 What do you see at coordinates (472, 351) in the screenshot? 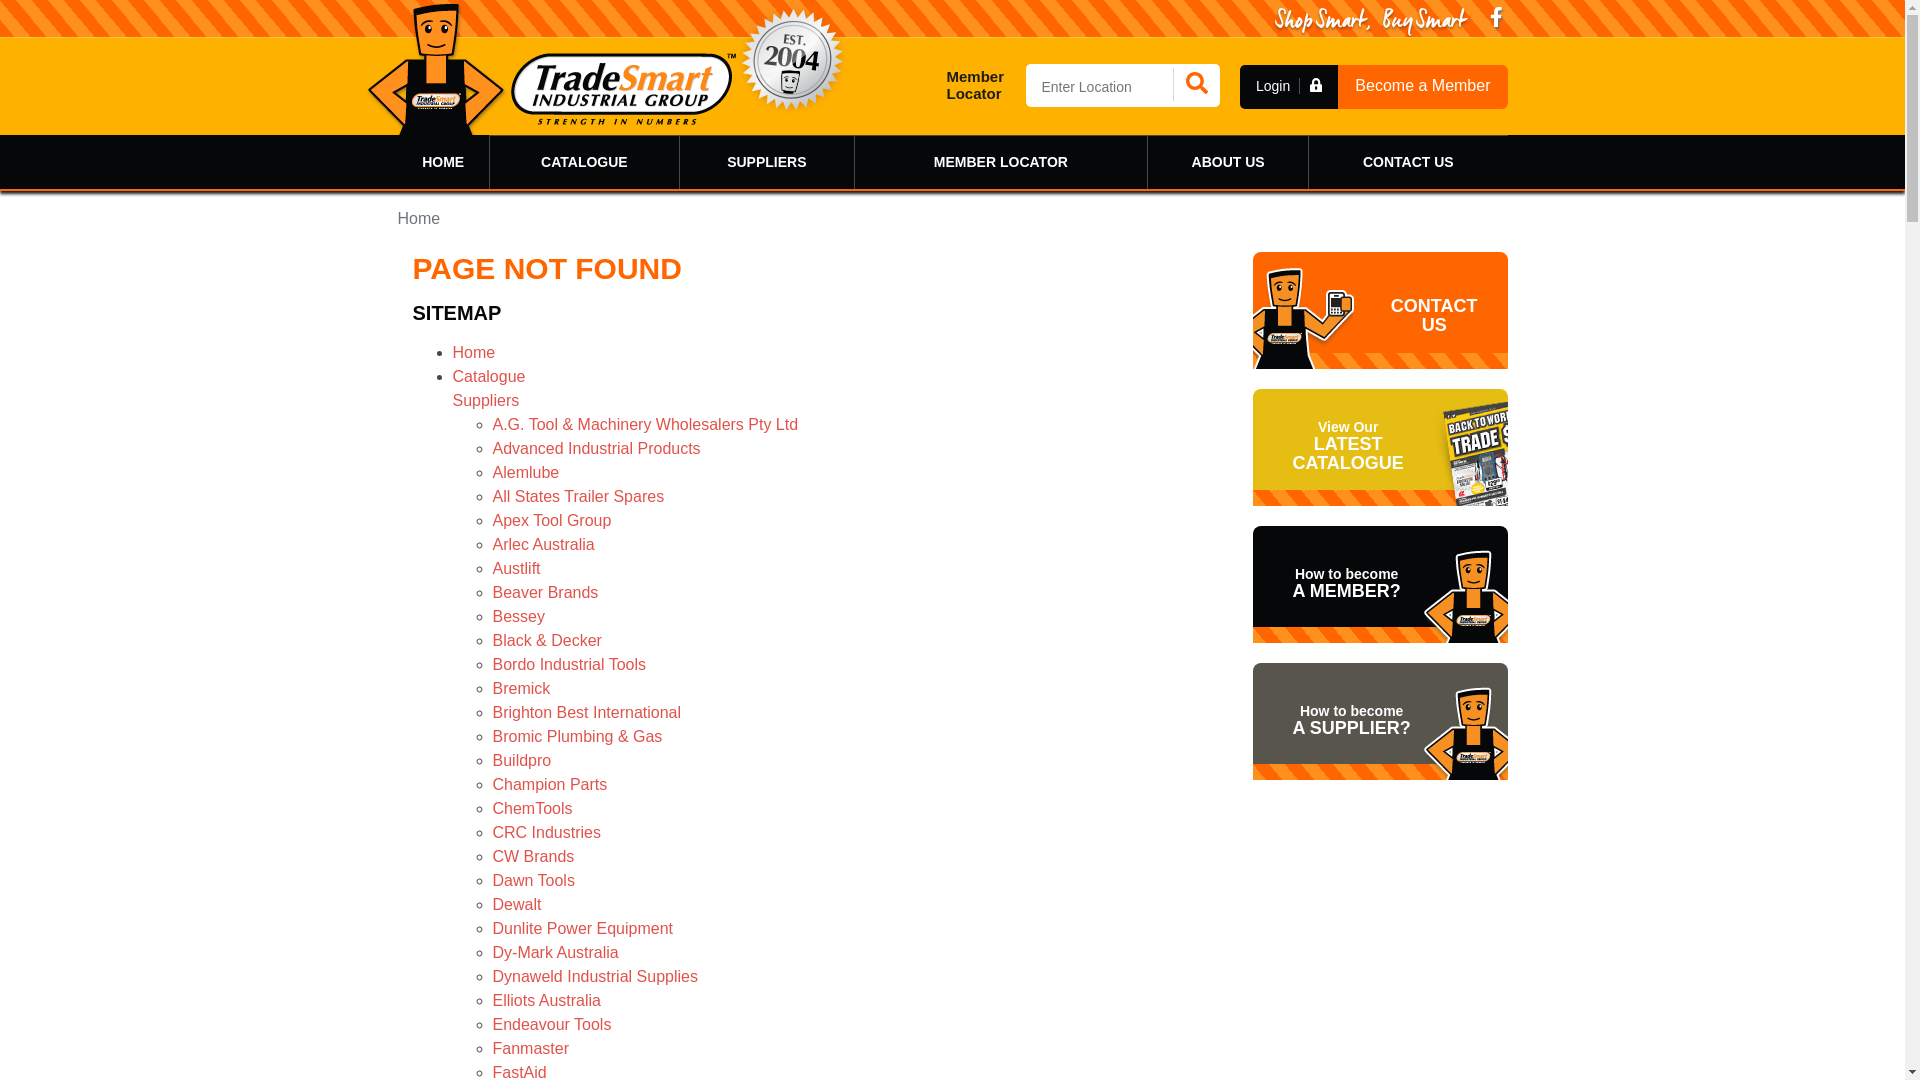
I see `'Home'` at bounding box center [472, 351].